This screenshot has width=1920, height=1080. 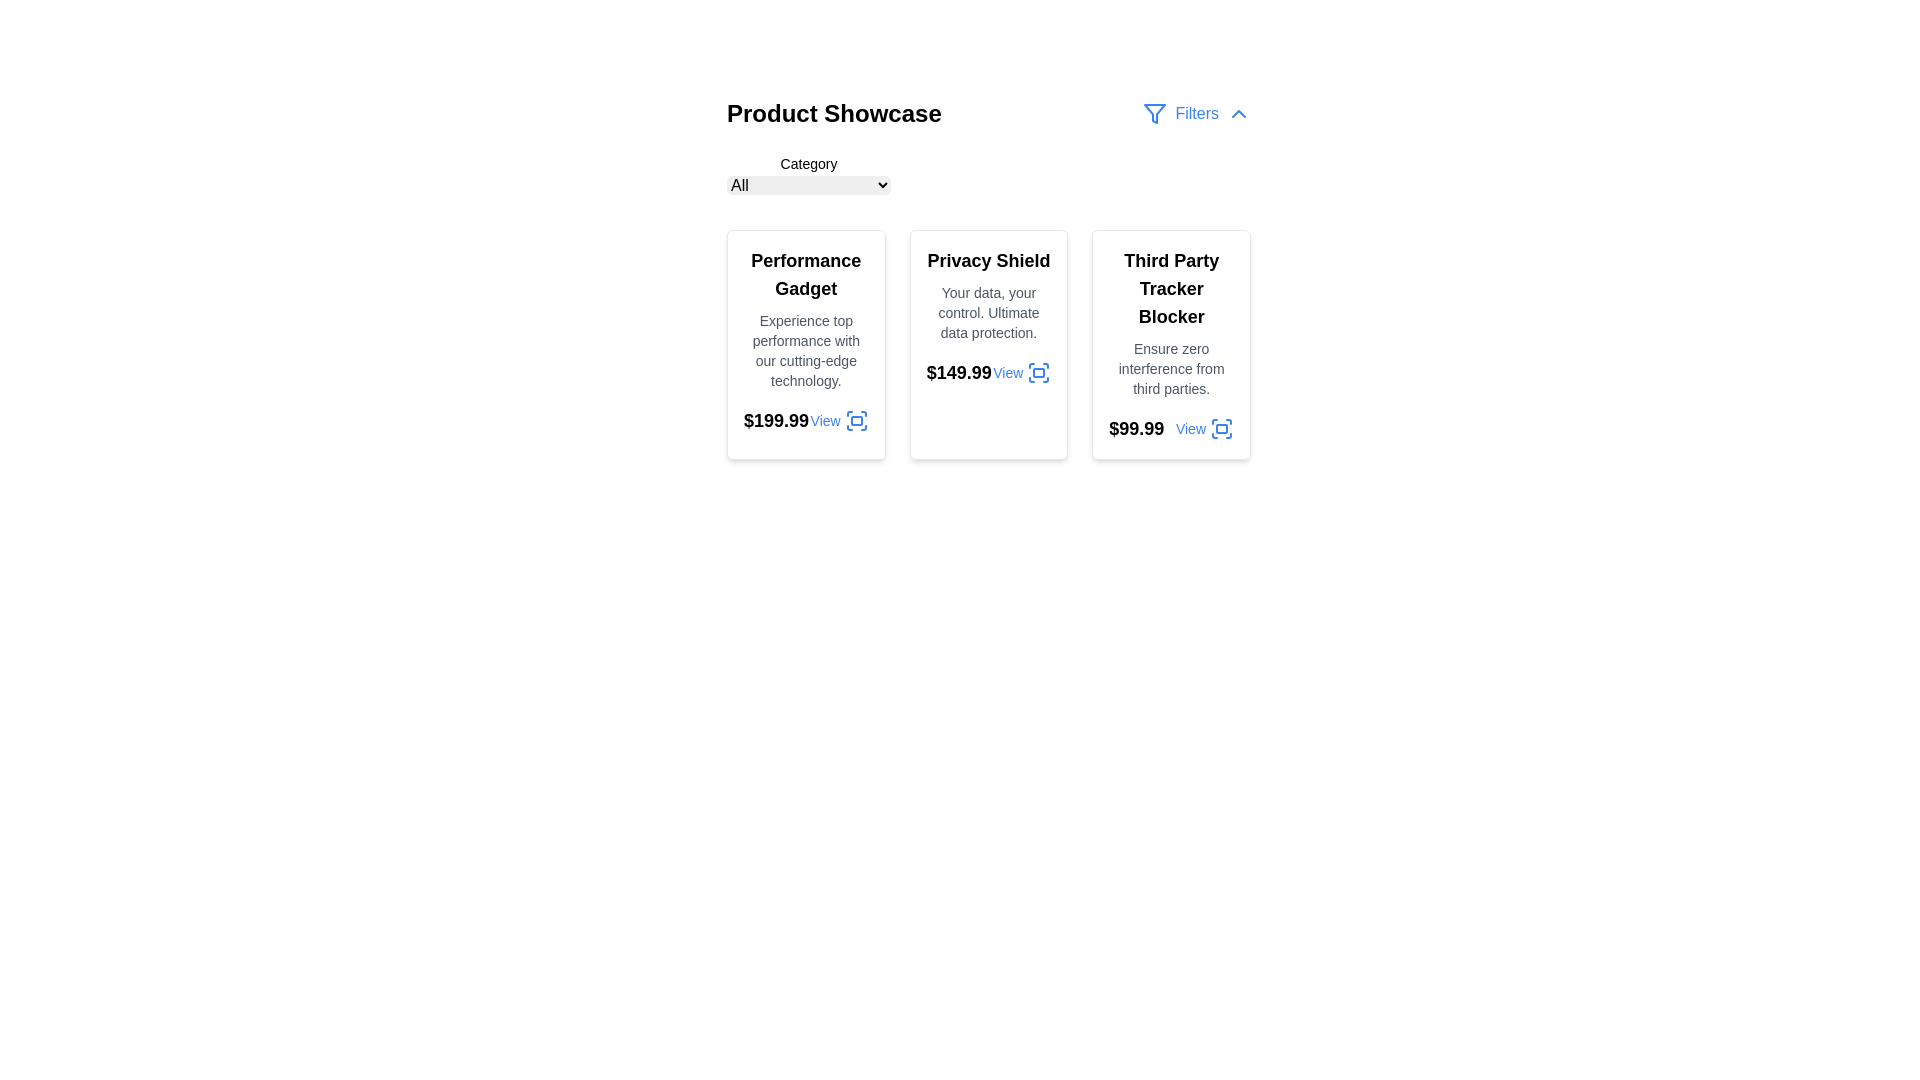 What do you see at coordinates (806, 274) in the screenshot?
I see `the 'Performance Gadget' text label, which is styled in bold and slightly larger font, located at the top of the first card in a horizontally aligned grid` at bounding box center [806, 274].